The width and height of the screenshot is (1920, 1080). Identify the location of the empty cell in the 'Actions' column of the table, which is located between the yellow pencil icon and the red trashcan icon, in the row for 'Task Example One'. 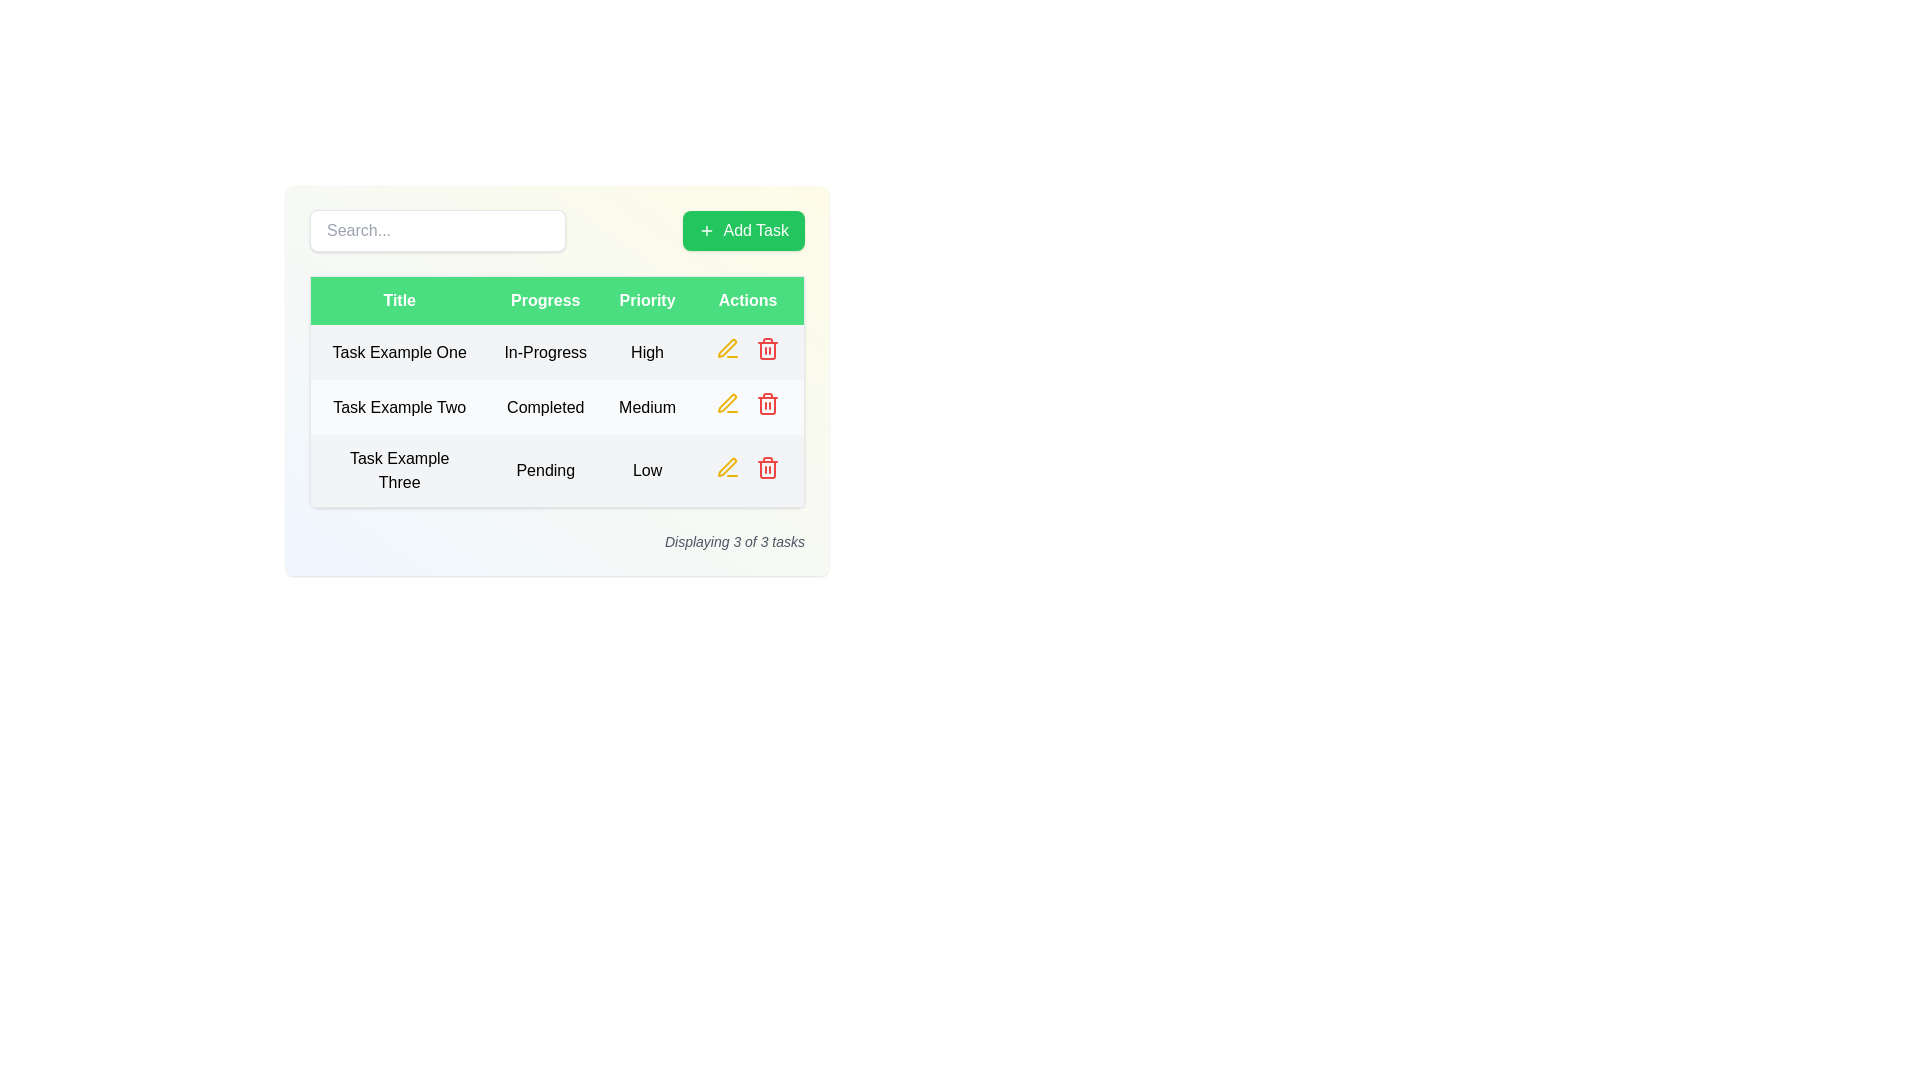
(747, 351).